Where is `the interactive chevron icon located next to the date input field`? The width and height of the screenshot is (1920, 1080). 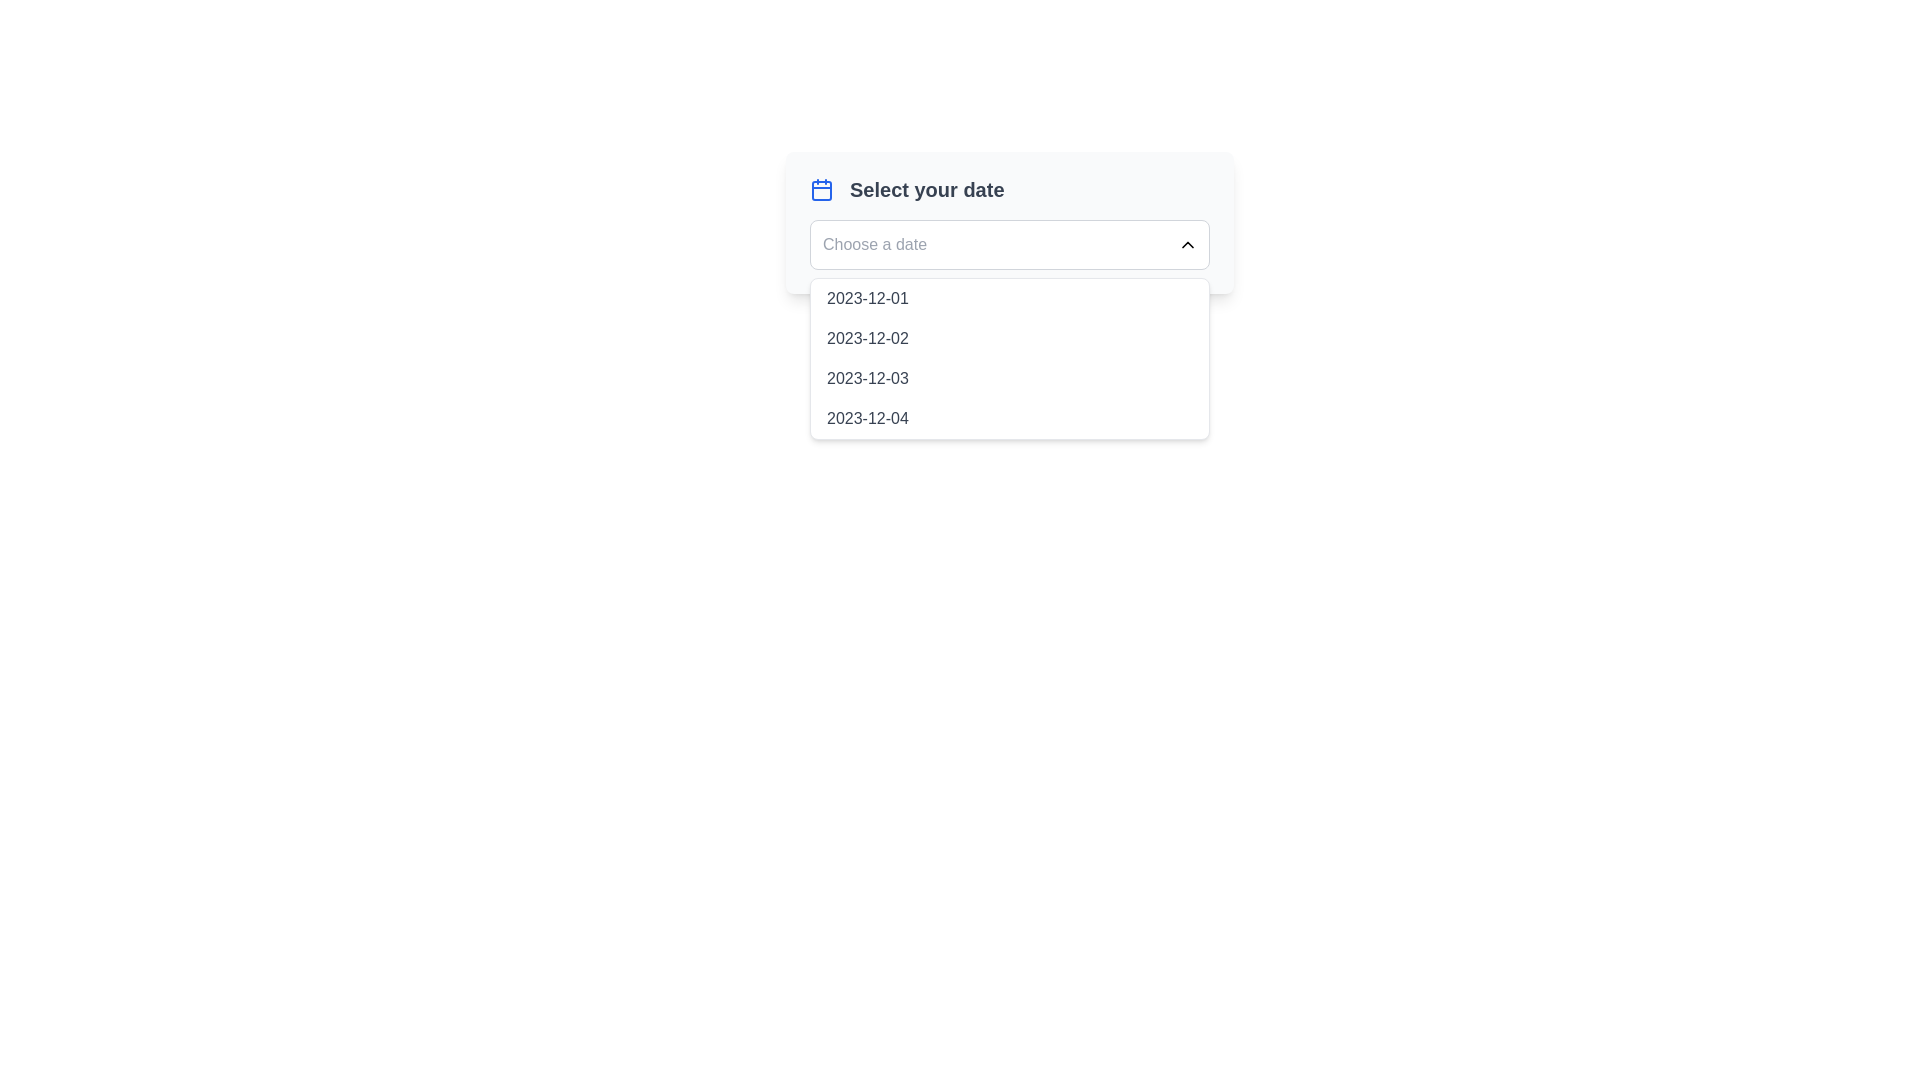
the interactive chevron icon located next to the date input field is located at coordinates (1188, 244).